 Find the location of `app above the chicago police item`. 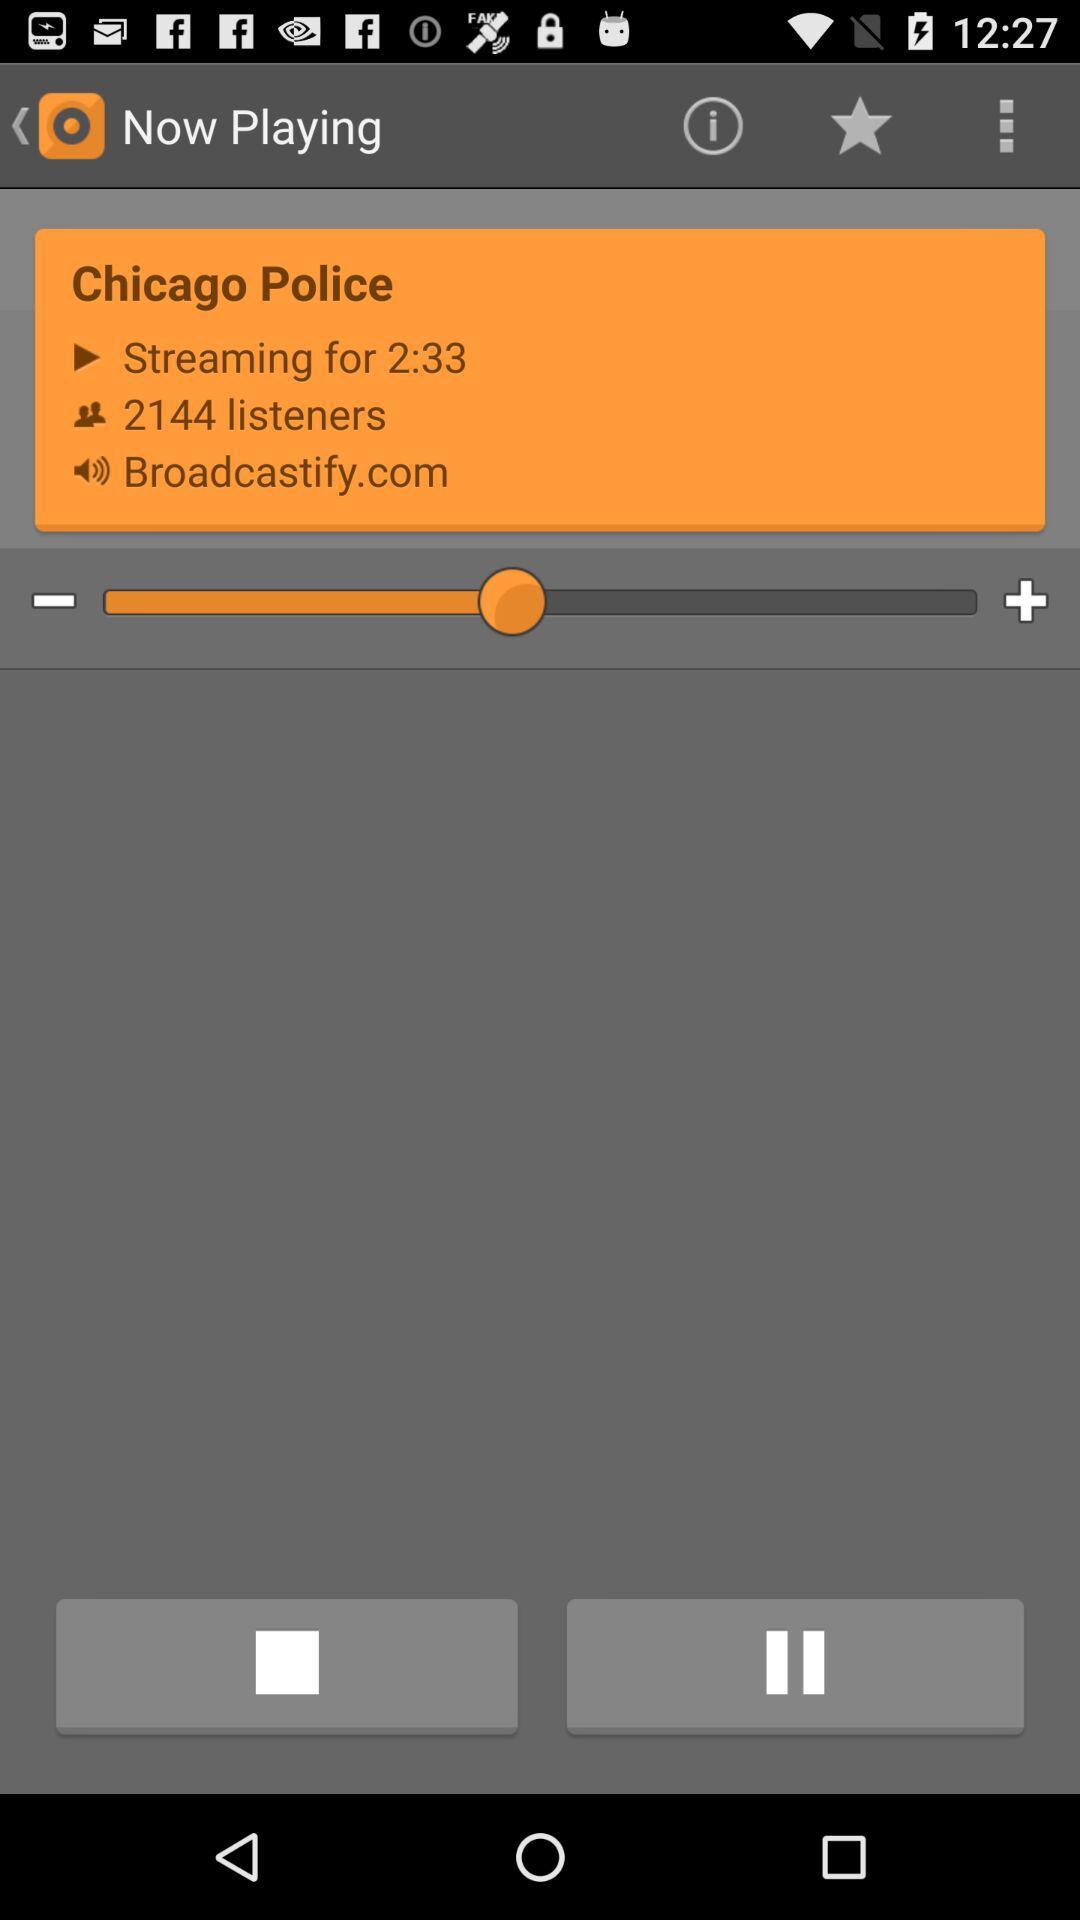

app above the chicago police item is located at coordinates (711, 124).